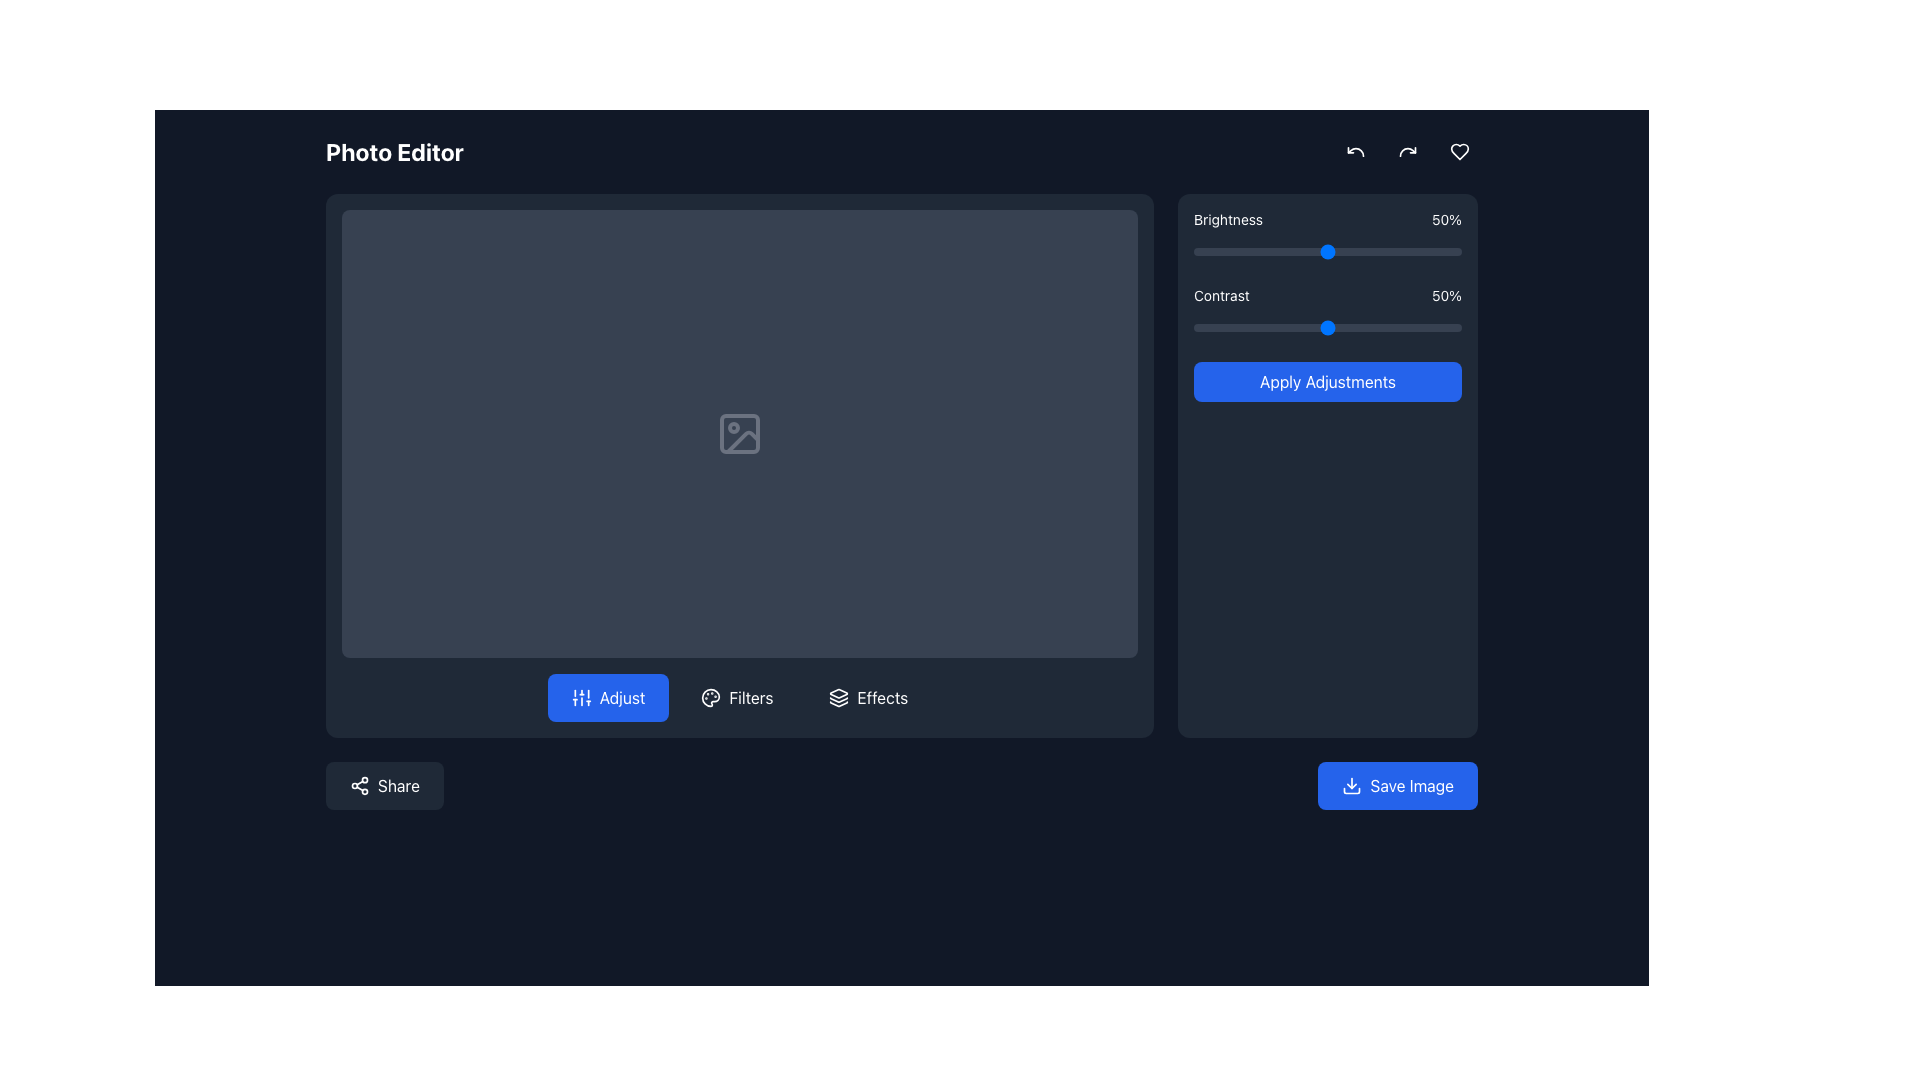  What do you see at coordinates (360, 784) in the screenshot?
I see `the share icon, which is depicted as a set of interconnected circles and located to the left of the text 'Share' at the bottom-left of the interface` at bounding box center [360, 784].